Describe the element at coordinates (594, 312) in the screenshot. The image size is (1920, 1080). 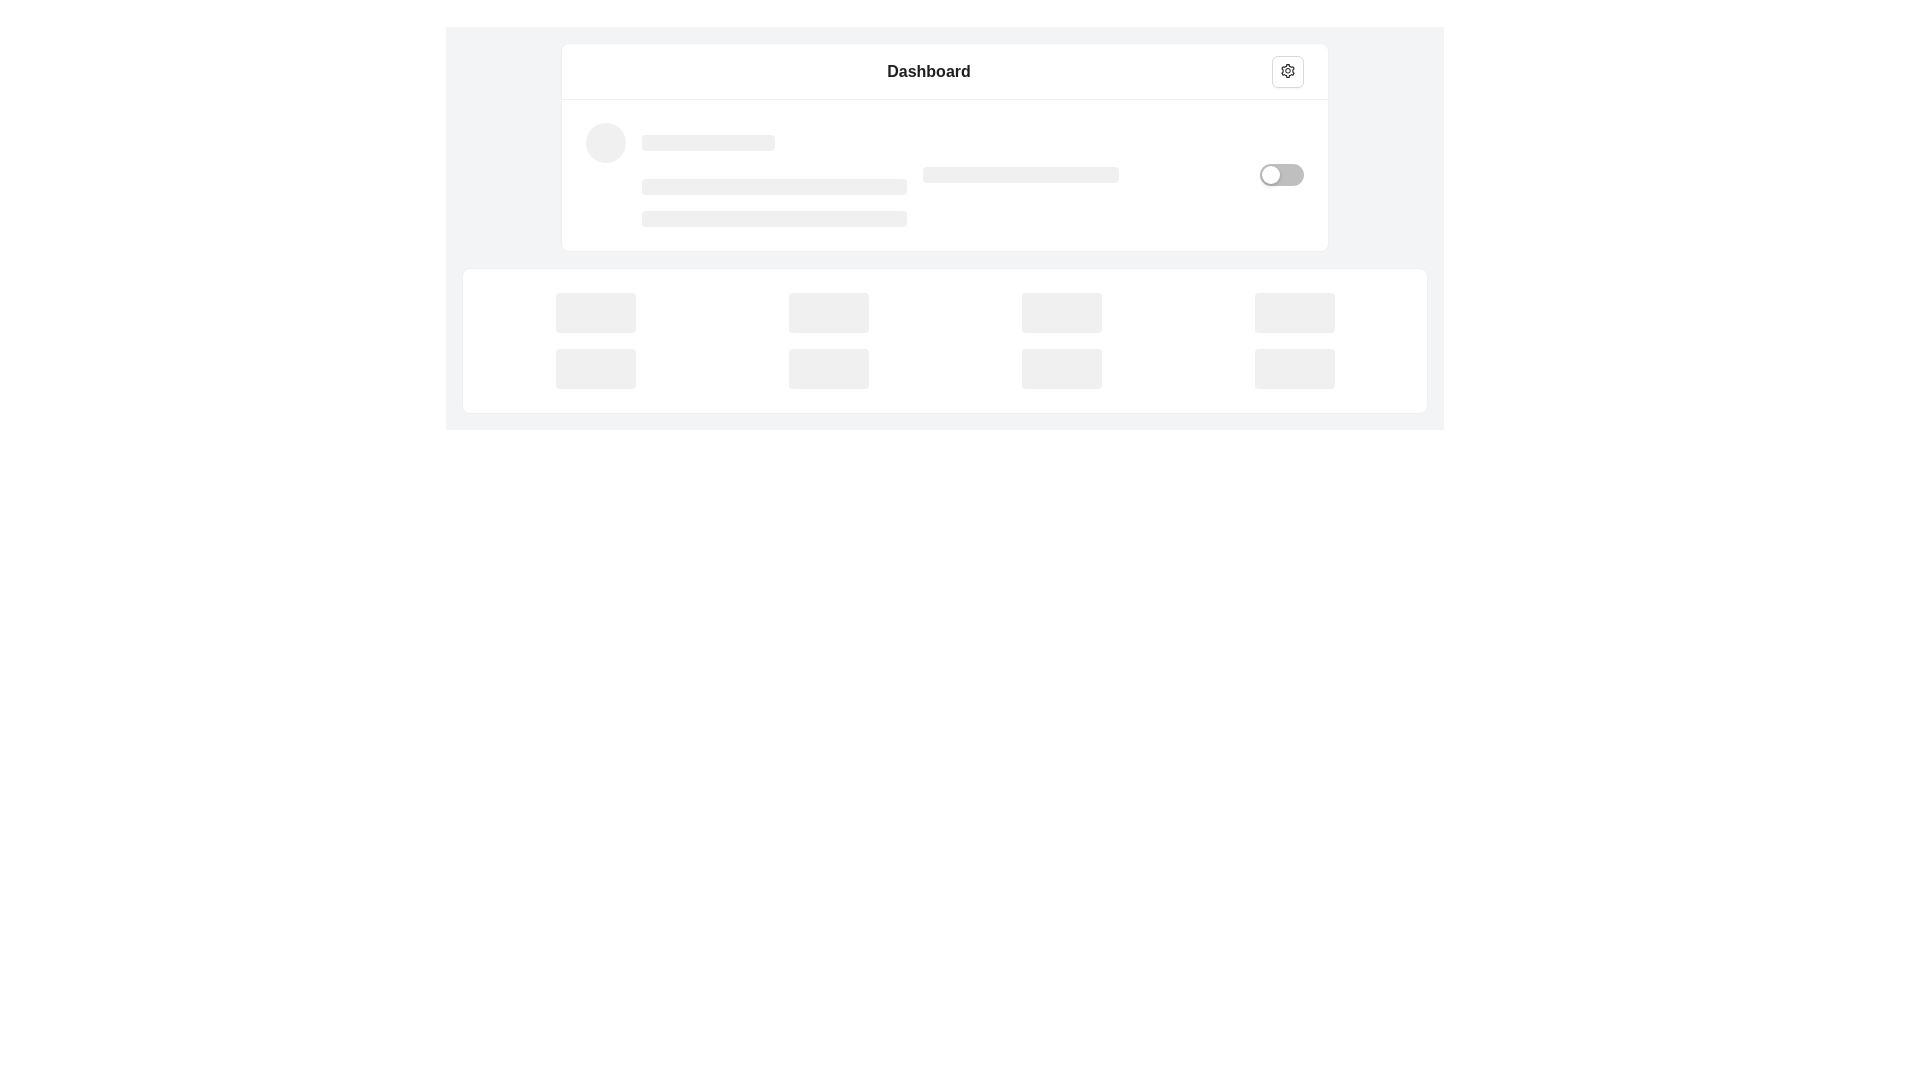
I see `the Skeleton button placeholder, which is a light-gray shaded rectangular component indicating a loading state, located at the center of the interface` at that location.